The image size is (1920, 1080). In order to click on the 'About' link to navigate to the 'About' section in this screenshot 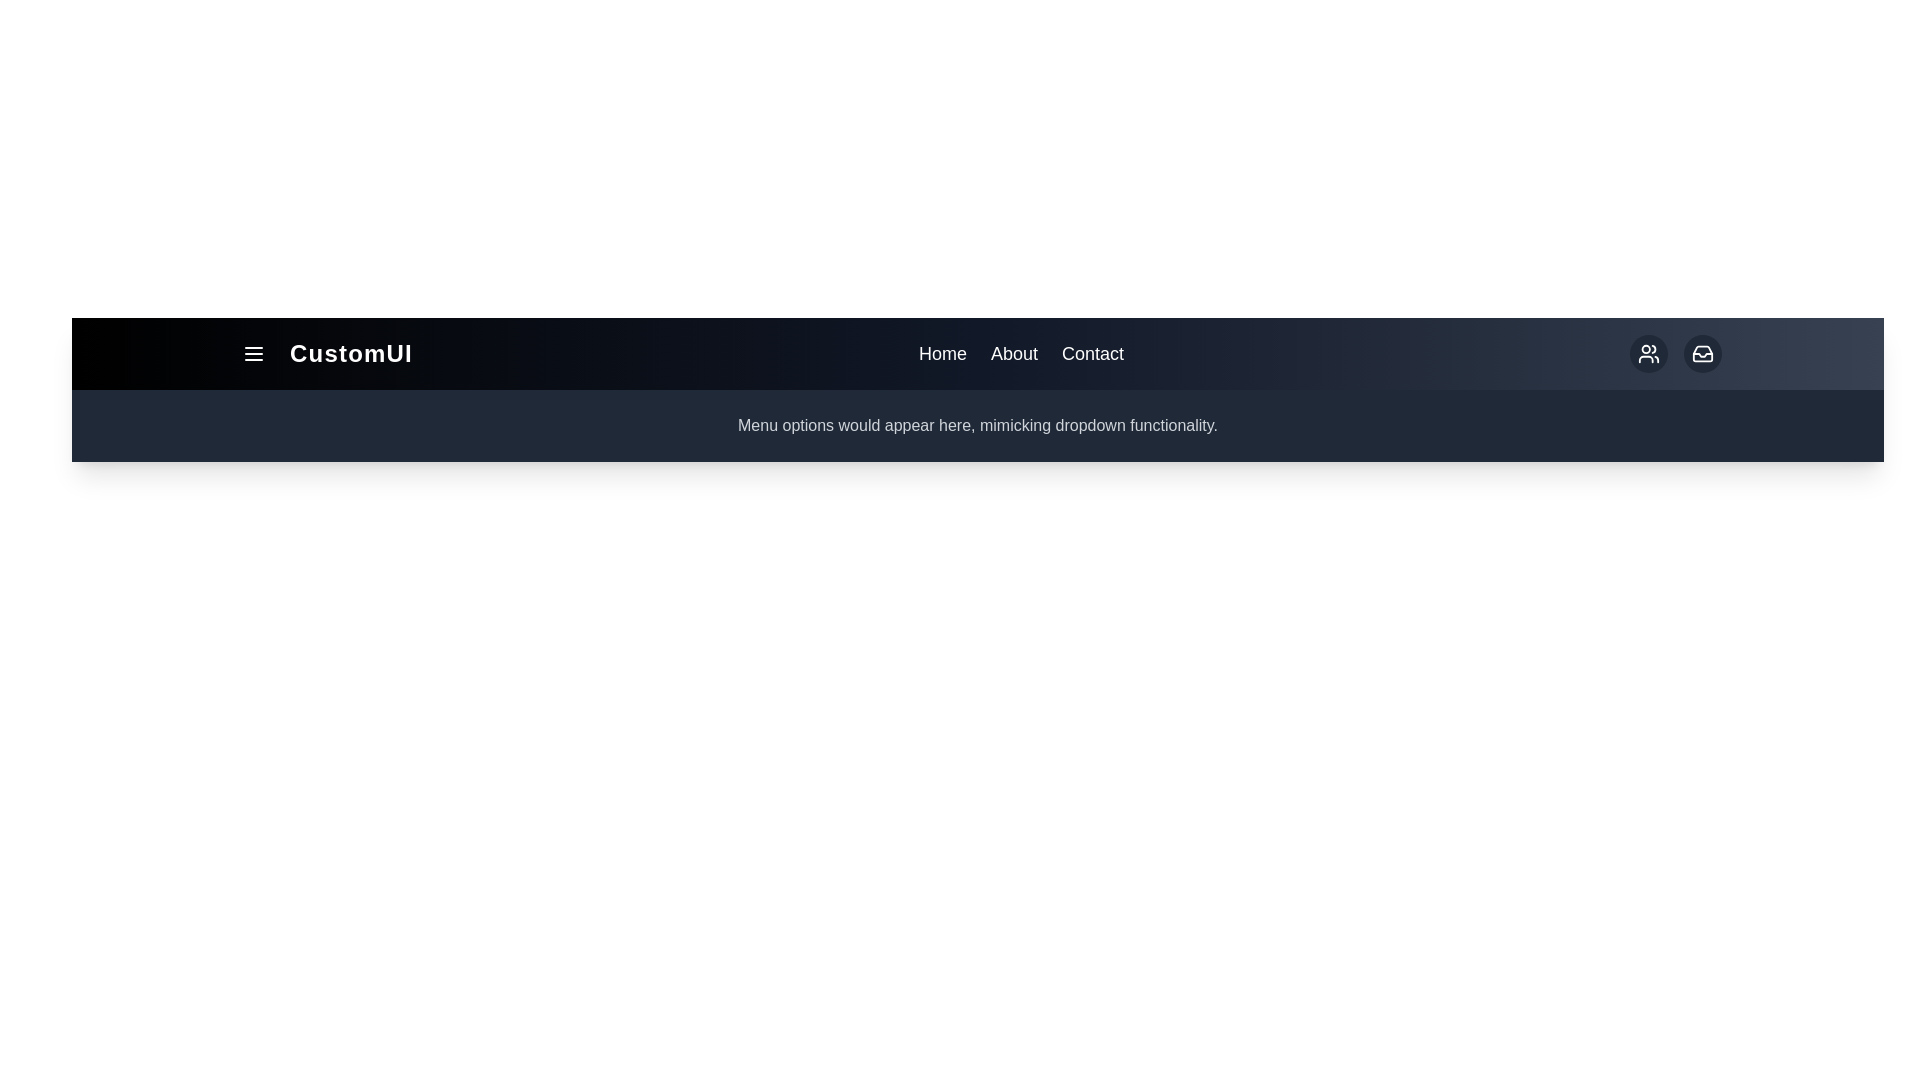, I will do `click(1013, 353)`.